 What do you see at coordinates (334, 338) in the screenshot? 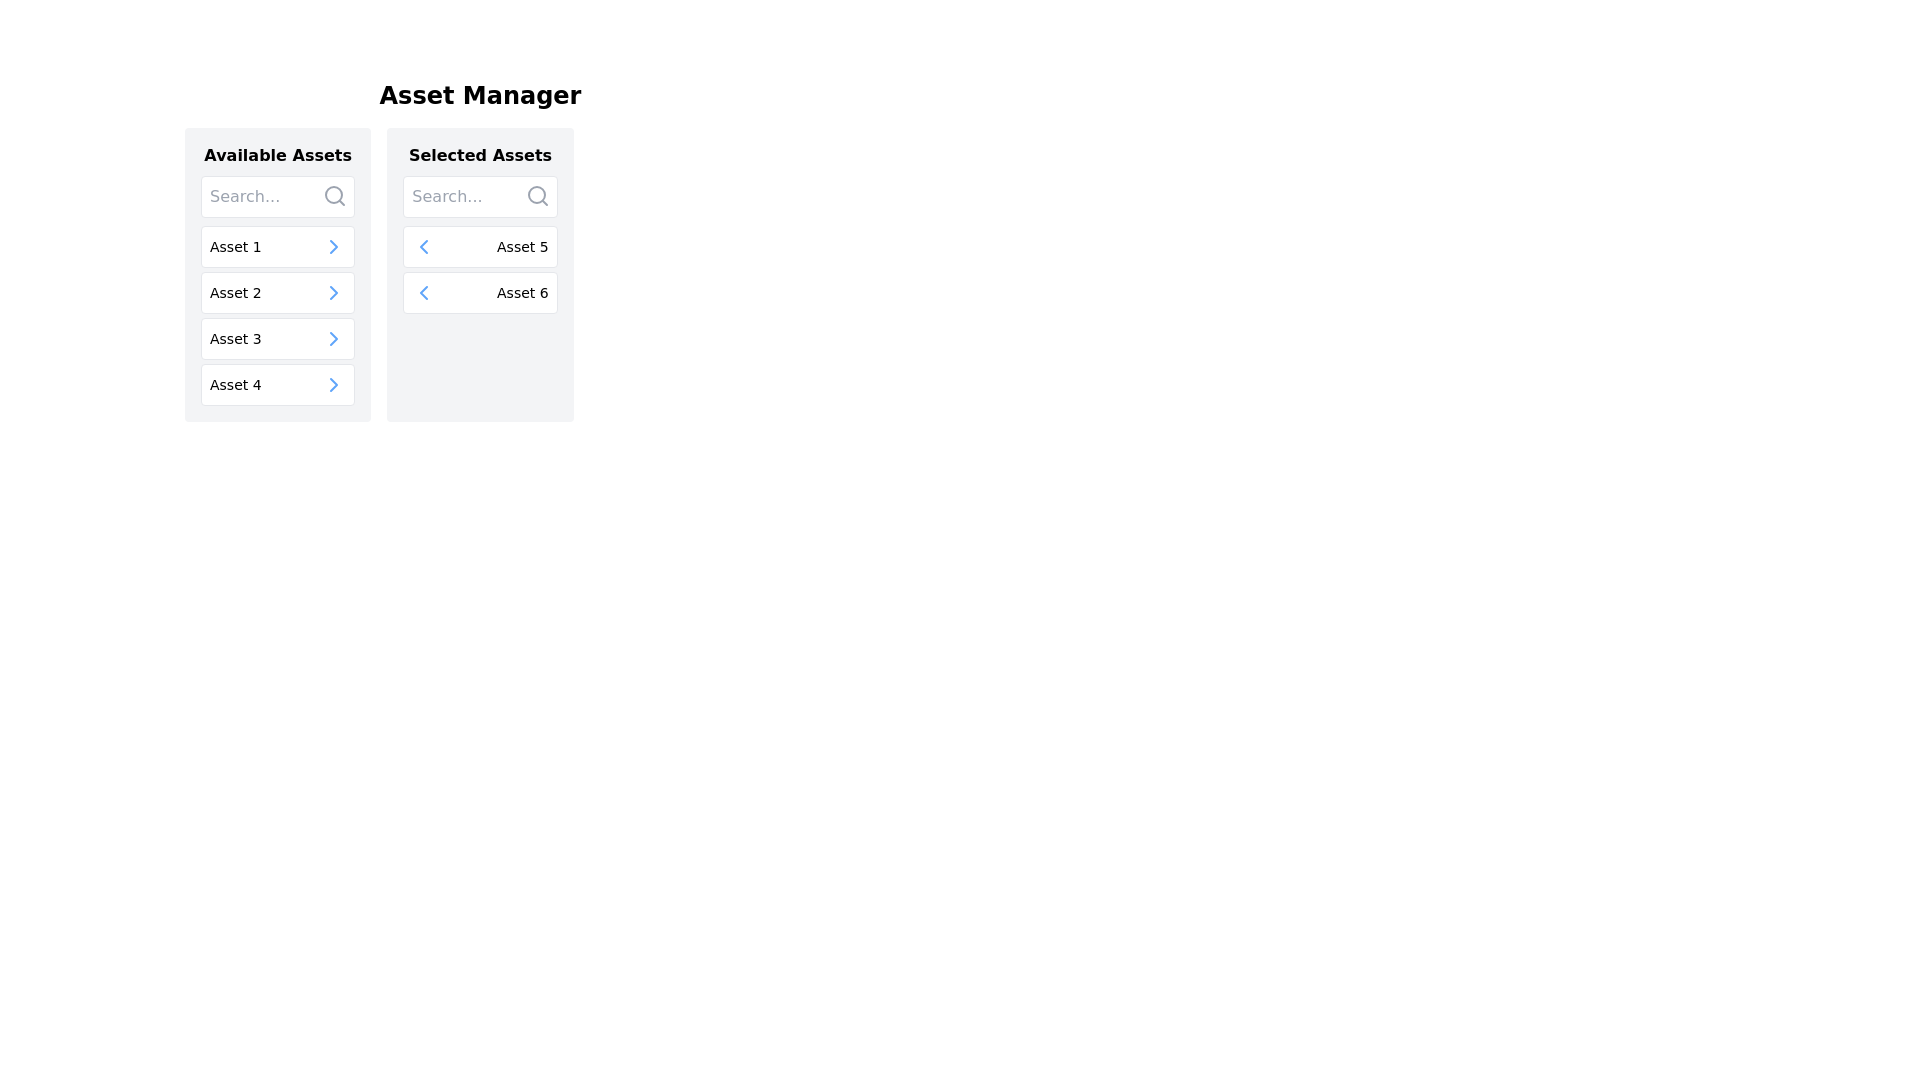
I see `the right-facing chevron icon button located at the far-right of the 'Asset 3' row in the 'Available Assets' list` at bounding box center [334, 338].